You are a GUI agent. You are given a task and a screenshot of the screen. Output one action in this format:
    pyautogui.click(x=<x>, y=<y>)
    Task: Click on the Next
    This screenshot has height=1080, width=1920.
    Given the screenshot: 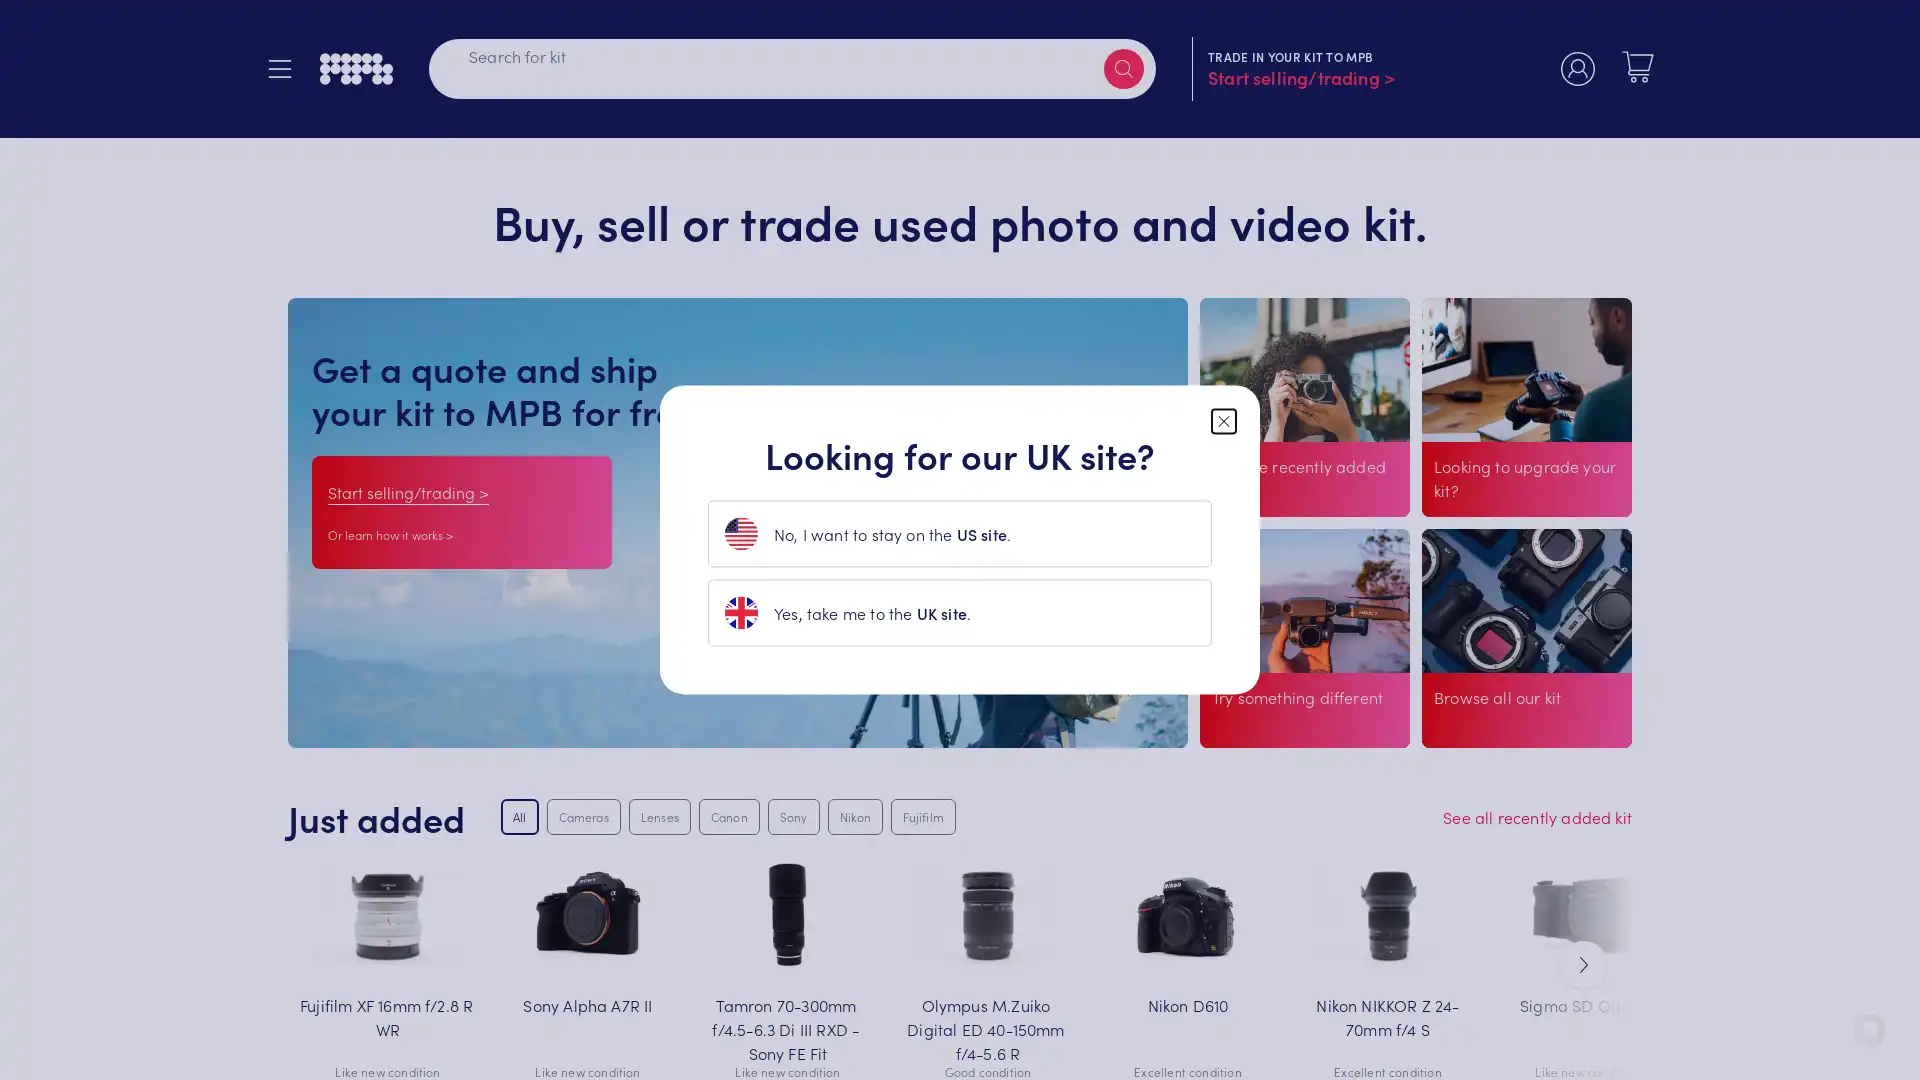 What is the action you would take?
    pyautogui.click(x=1583, y=963)
    